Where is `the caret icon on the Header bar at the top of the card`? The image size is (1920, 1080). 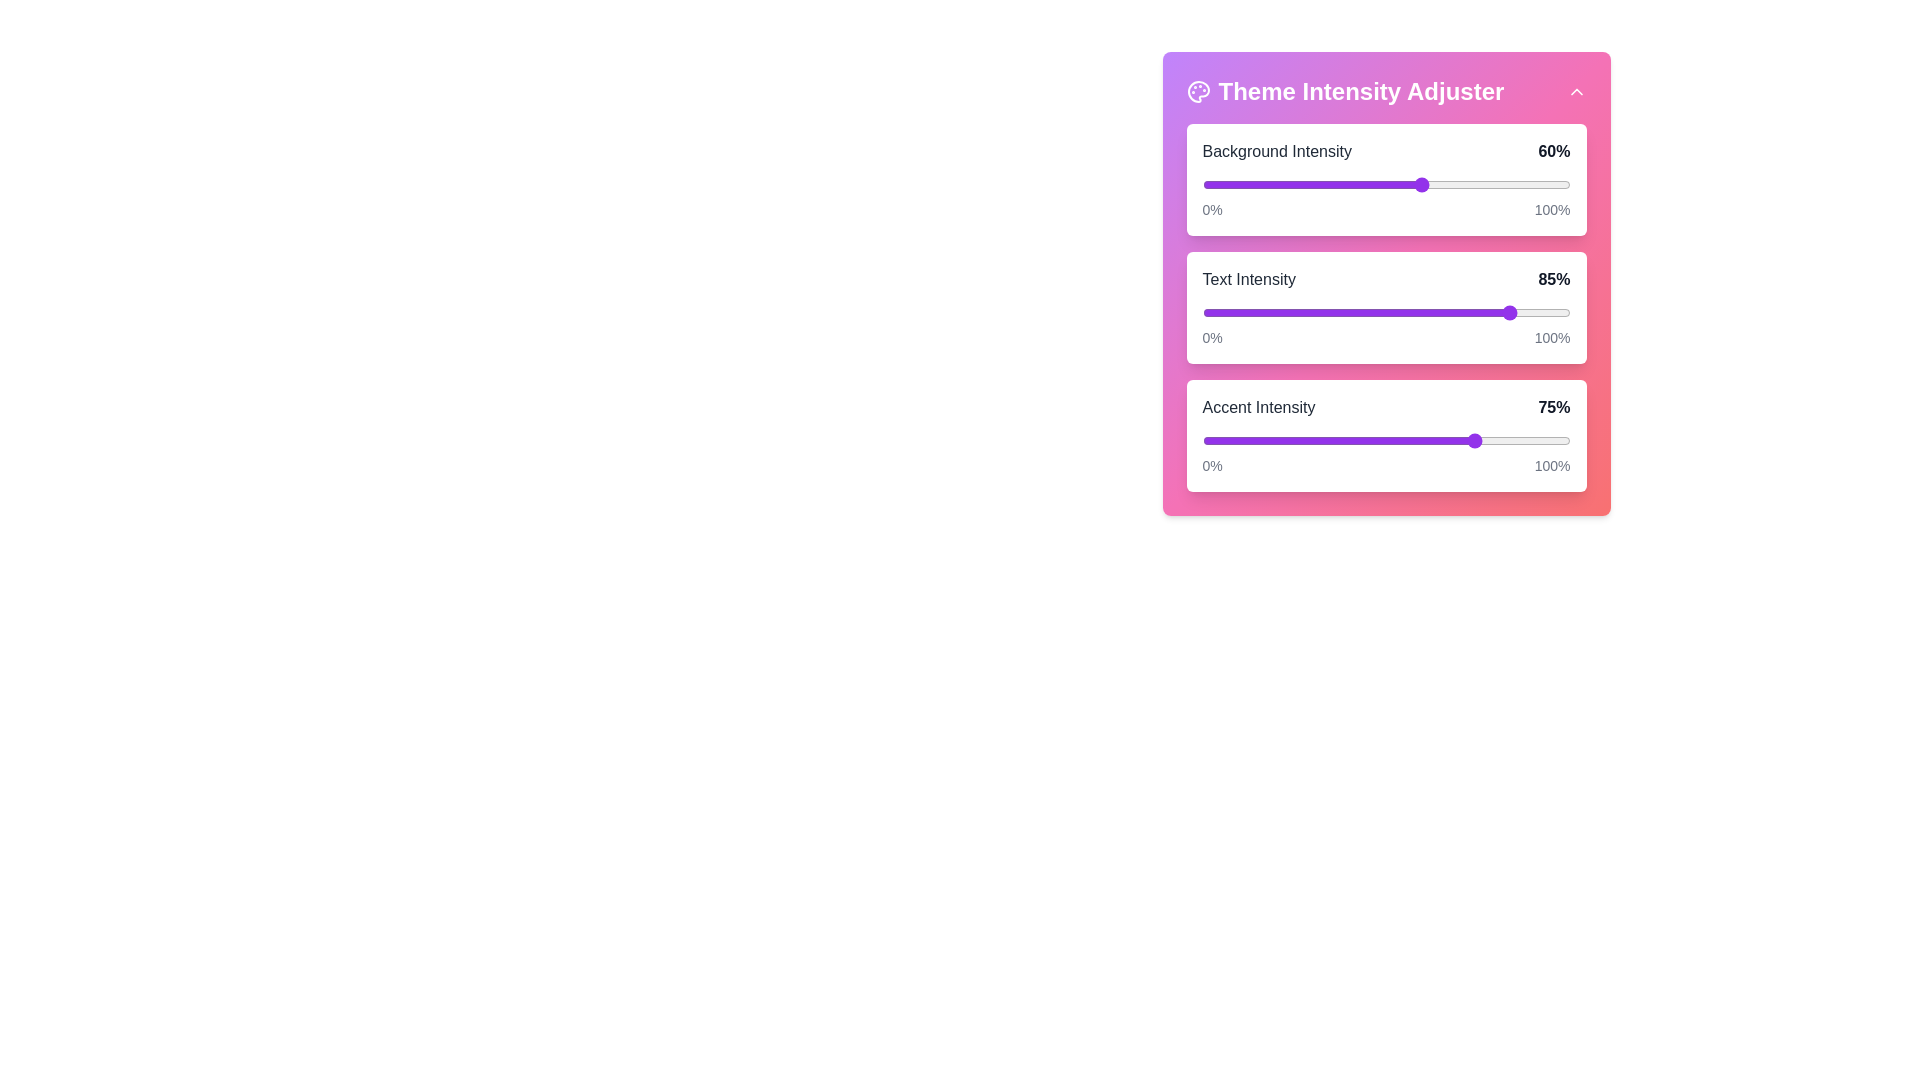 the caret icon on the Header bar at the top of the card is located at coordinates (1385, 92).